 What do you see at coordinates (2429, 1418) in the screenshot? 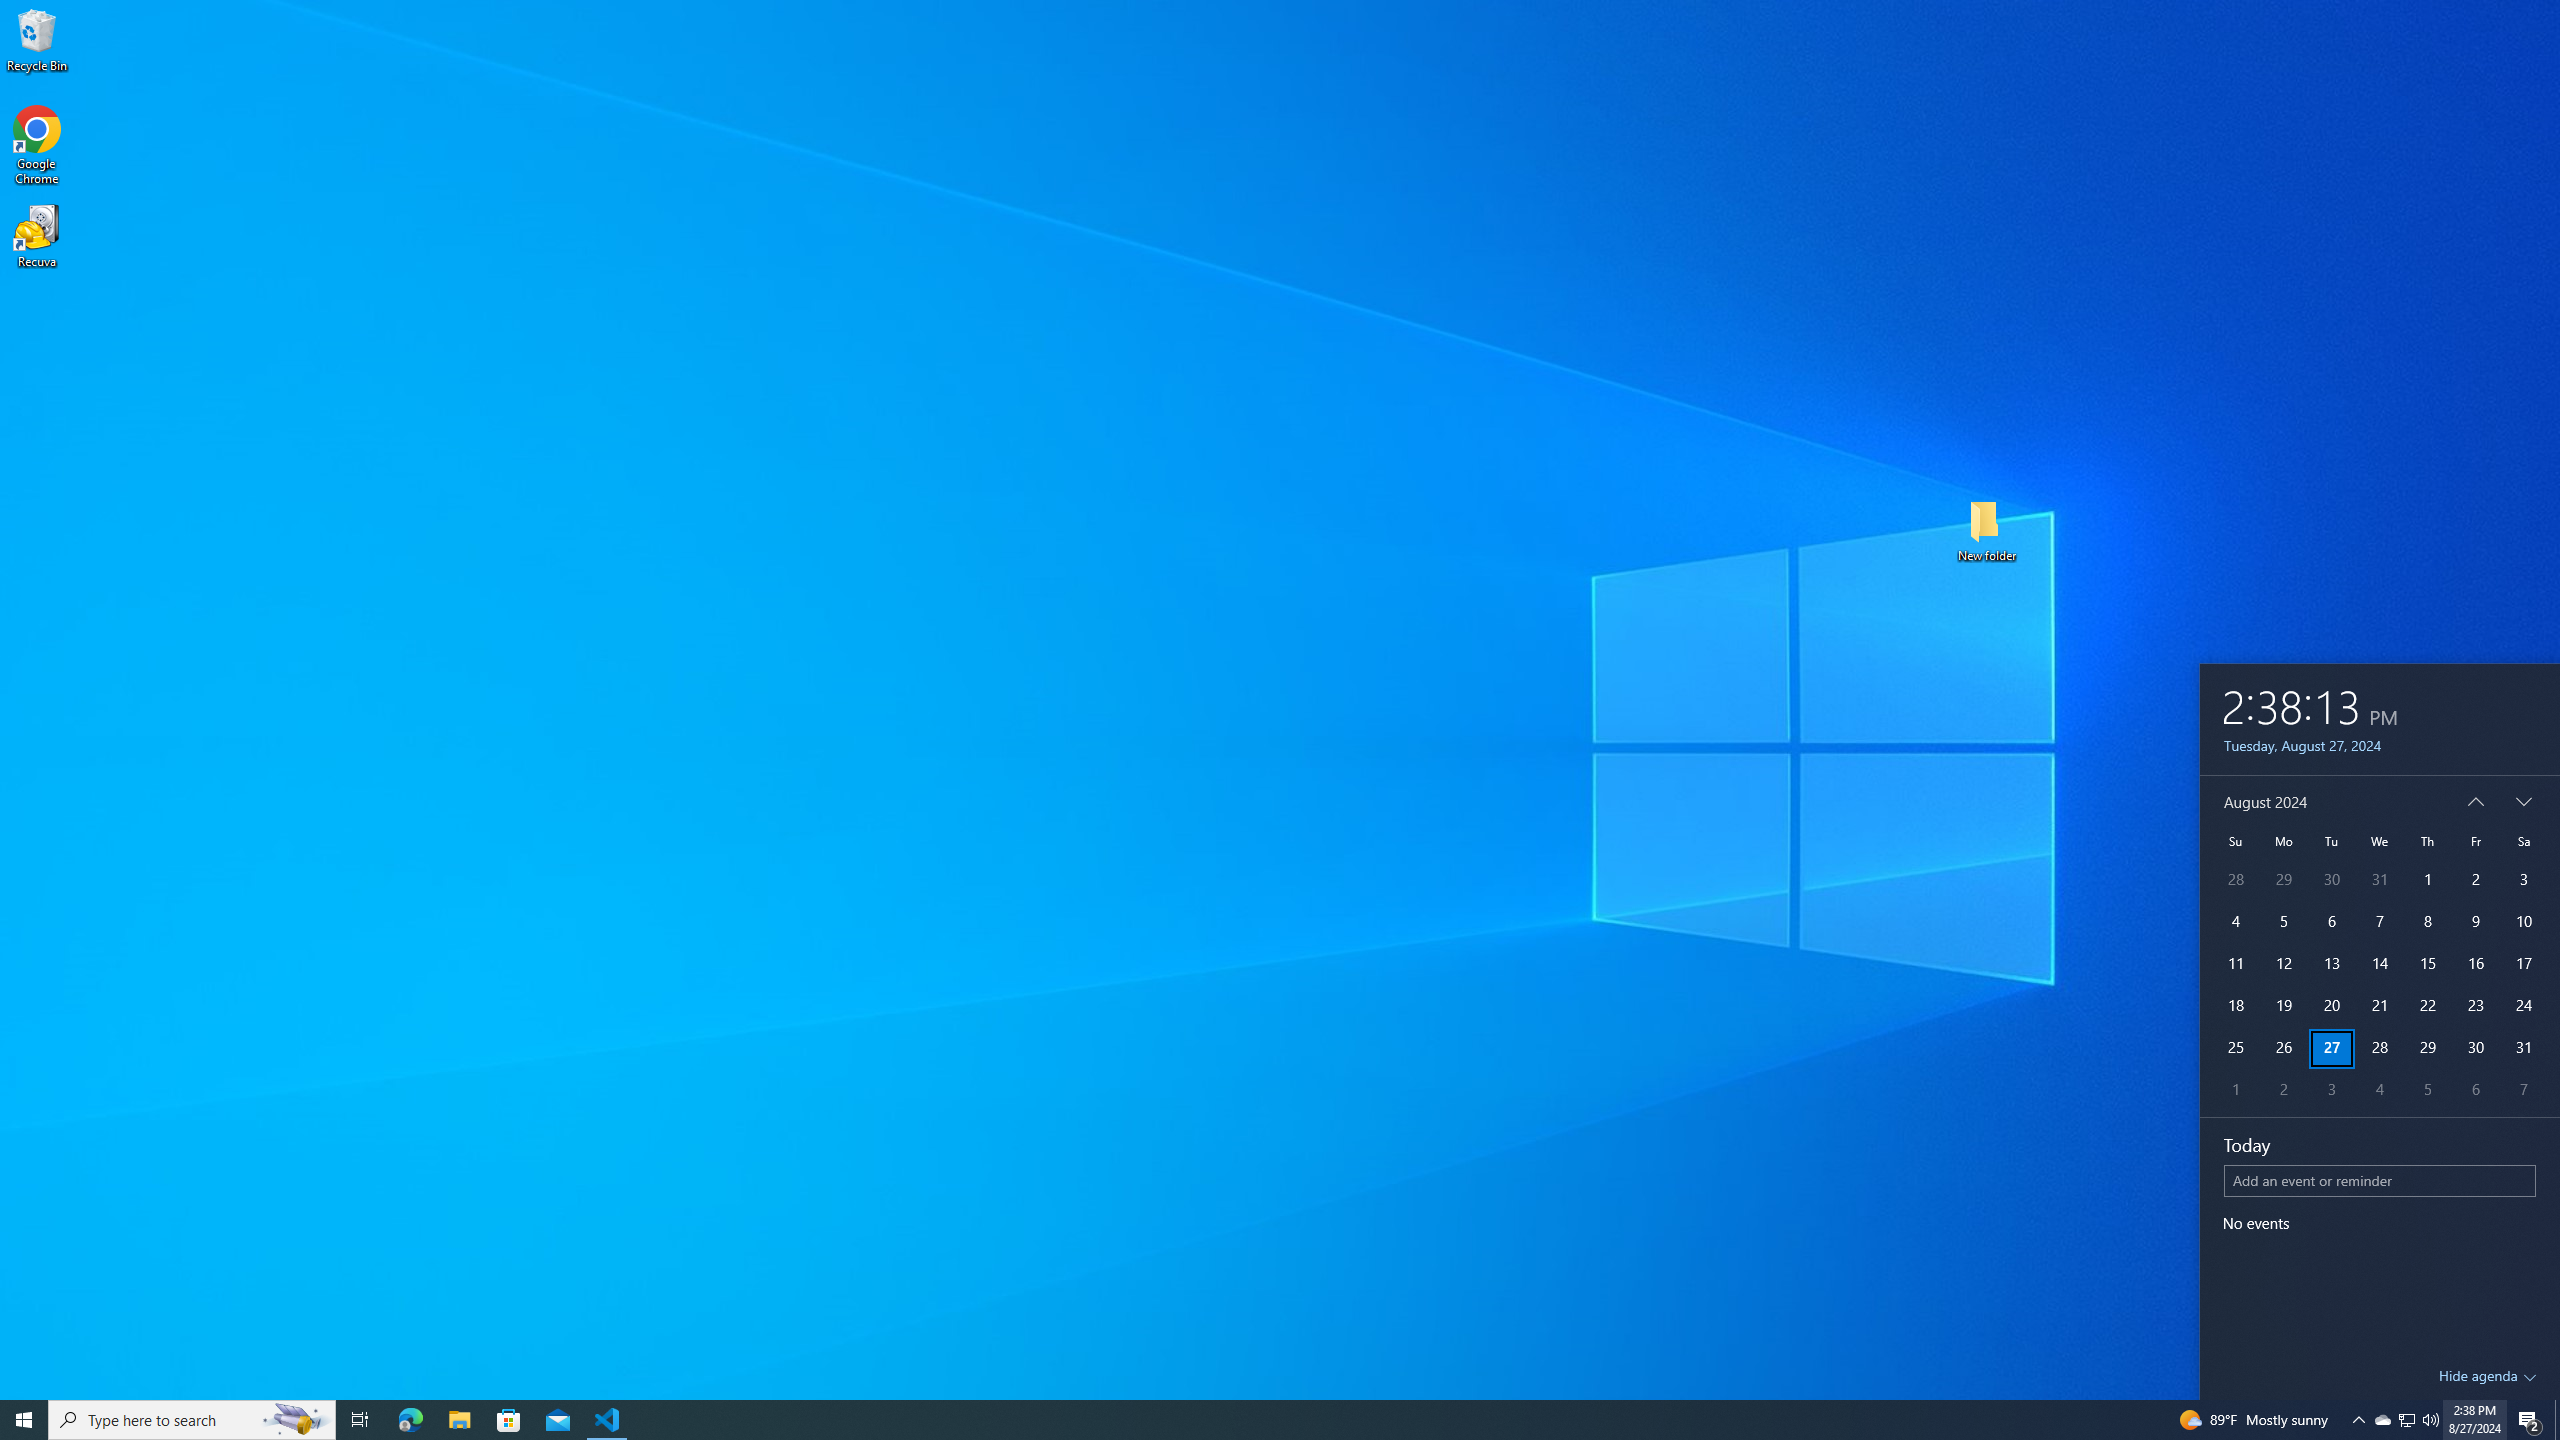
I see `'Q2790: 100%'` at bounding box center [2429, 1418].